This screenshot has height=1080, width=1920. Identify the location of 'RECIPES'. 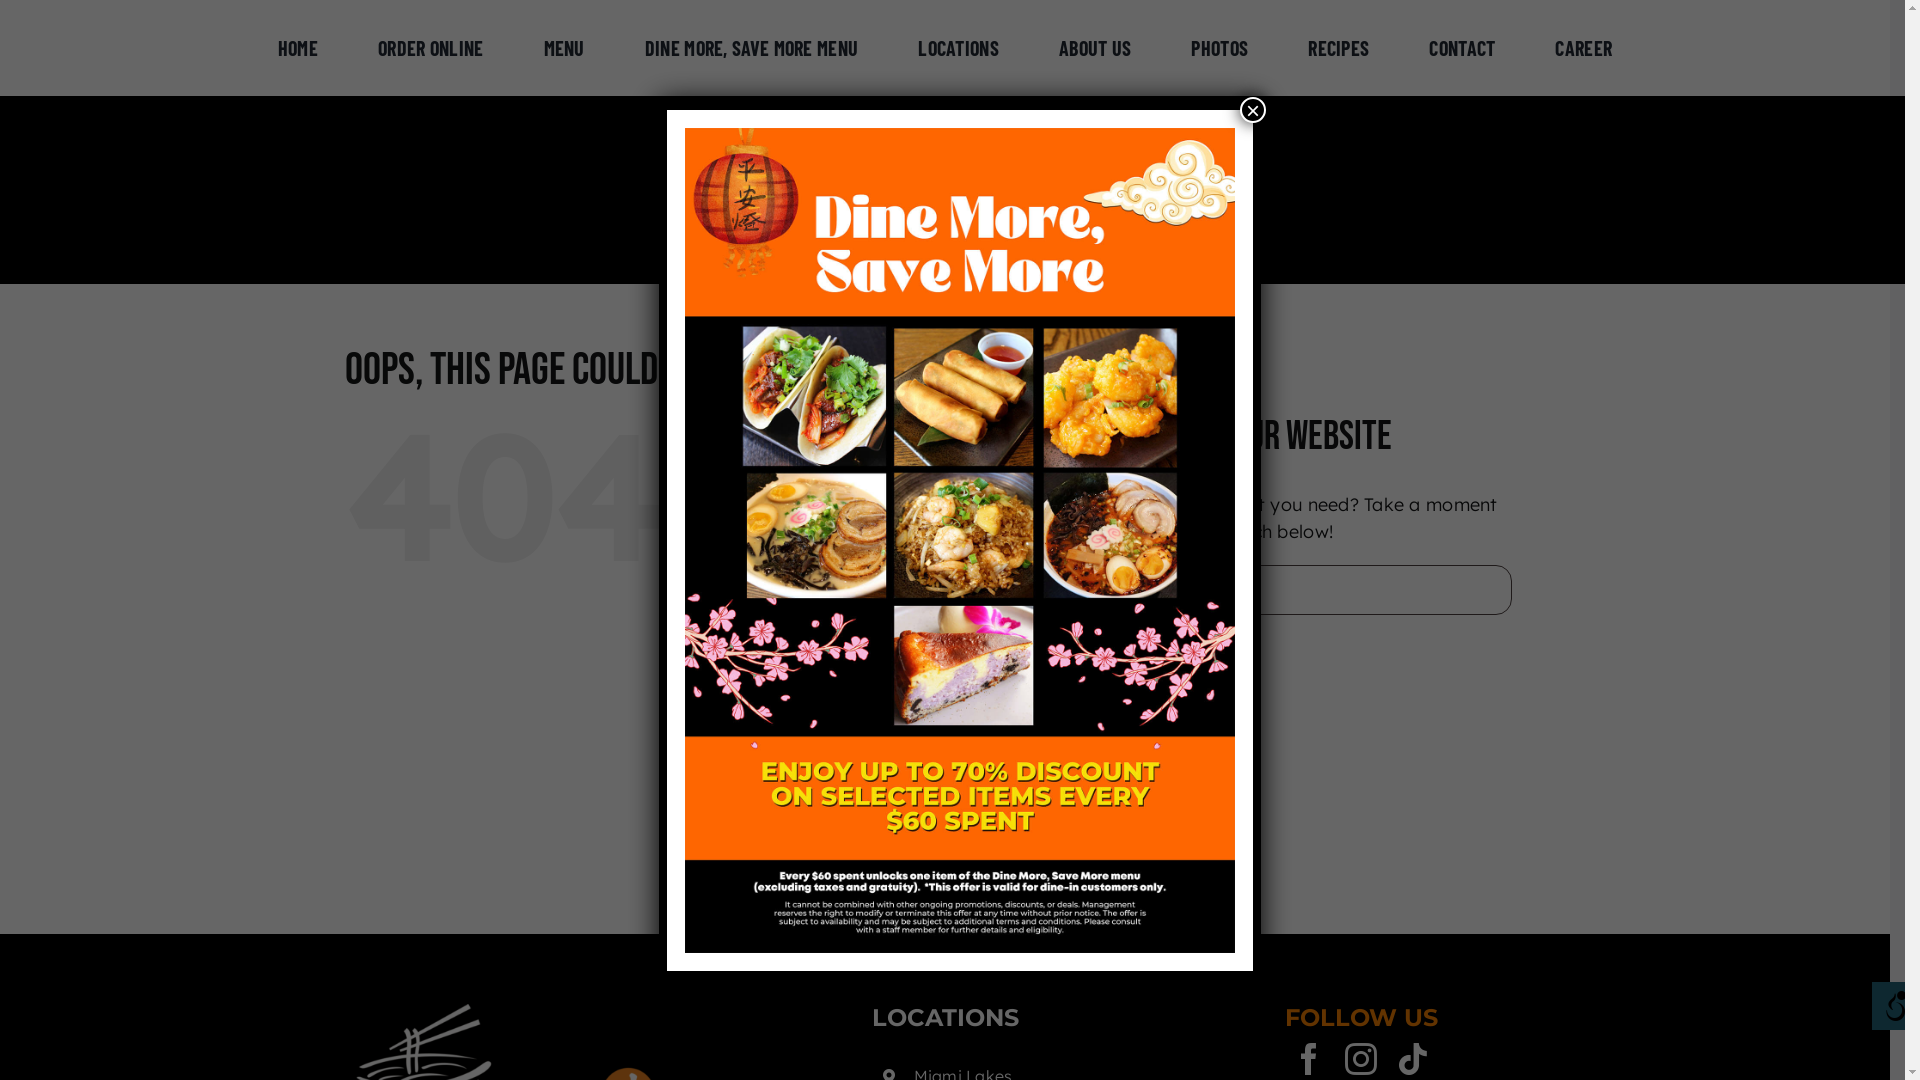
(1338, 46).